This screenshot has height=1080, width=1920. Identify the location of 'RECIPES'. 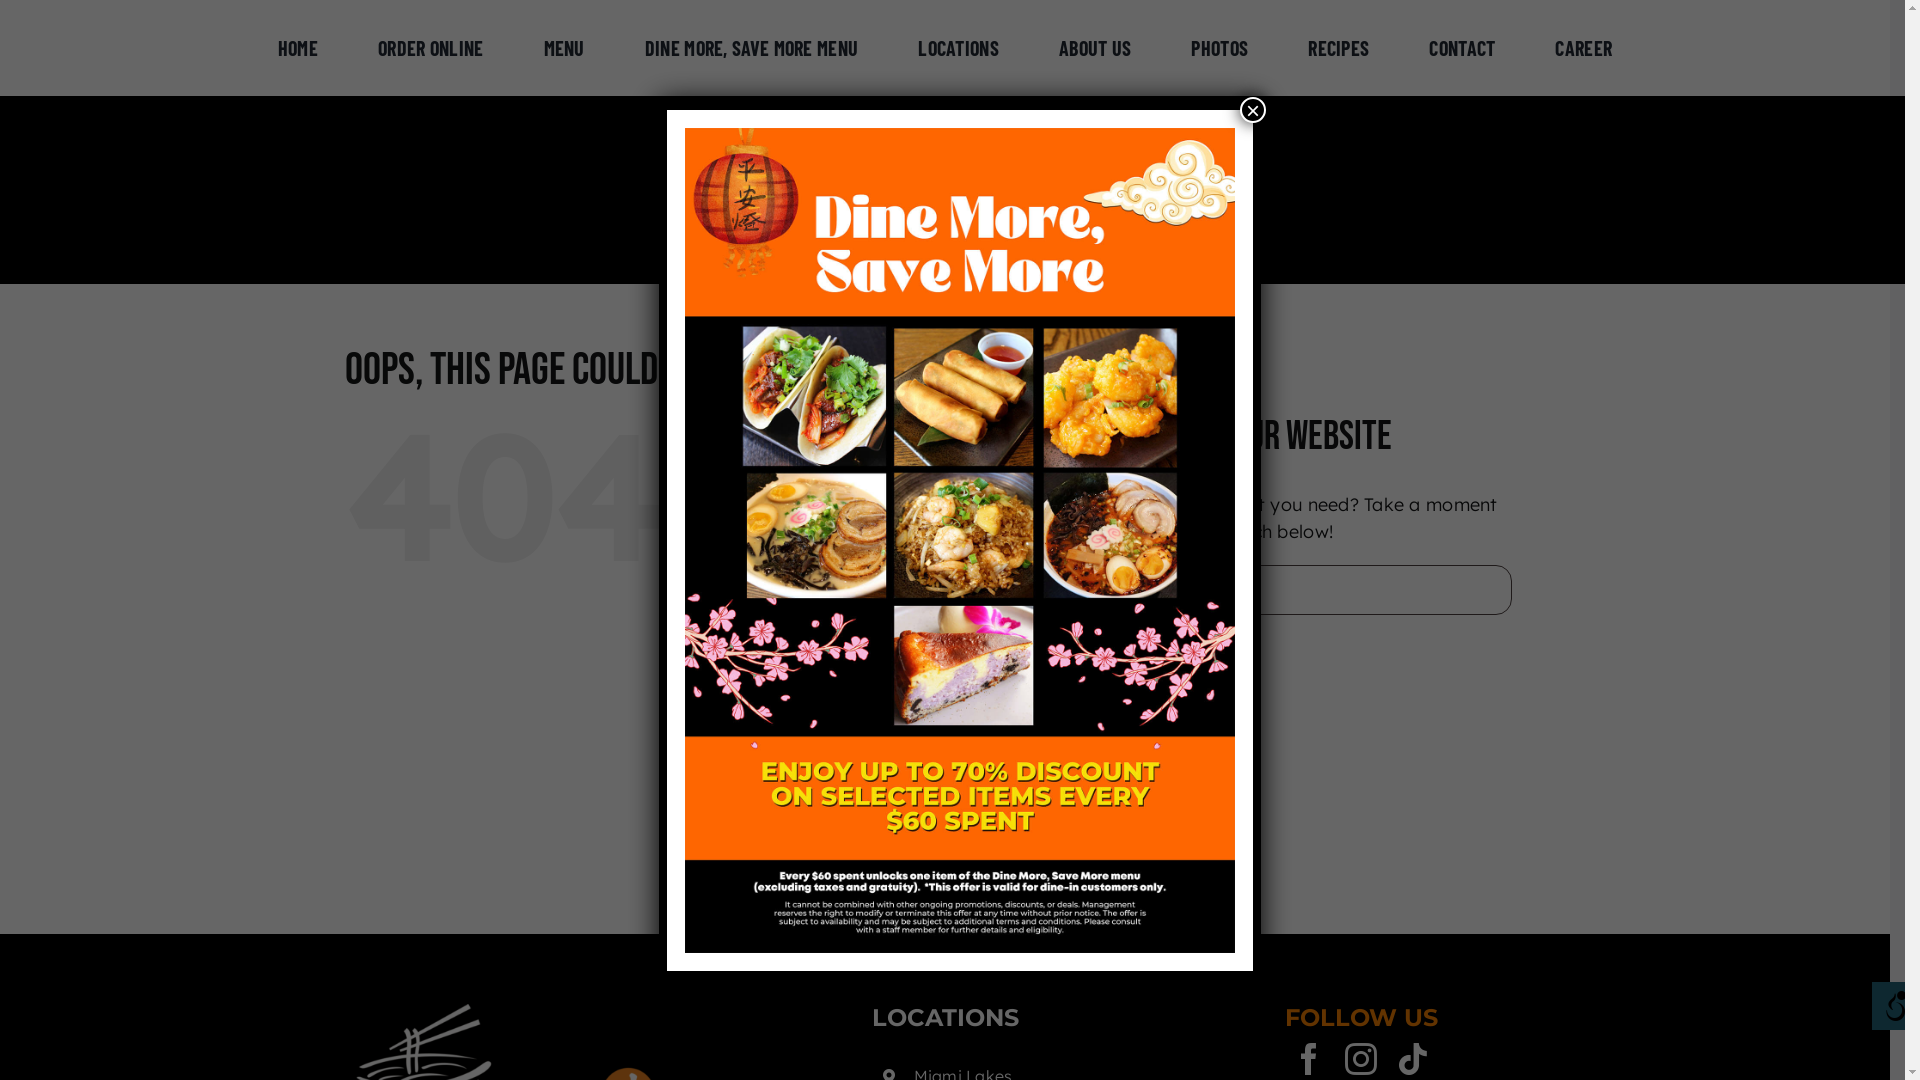
(1338, 46).